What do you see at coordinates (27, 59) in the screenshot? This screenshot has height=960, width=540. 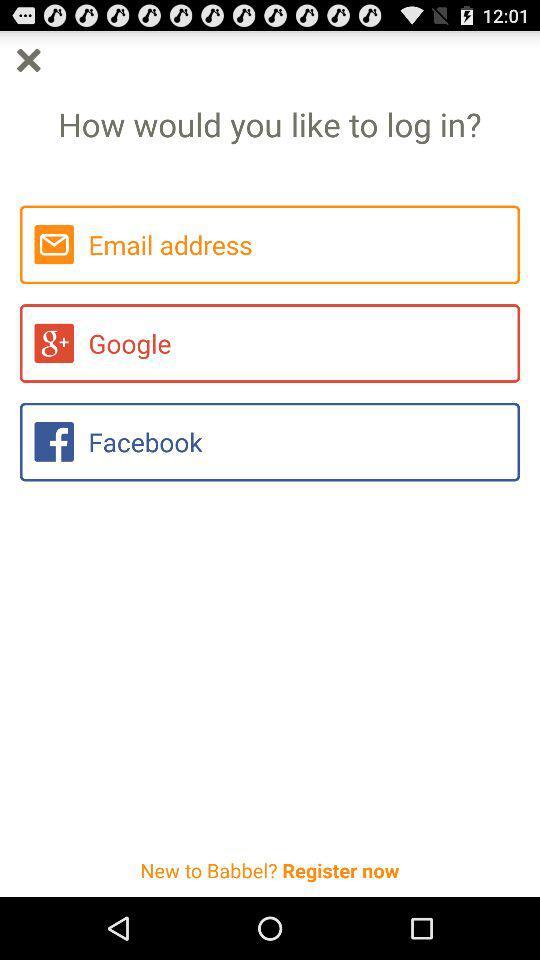 I see `app` at bounding box center [27, 59].